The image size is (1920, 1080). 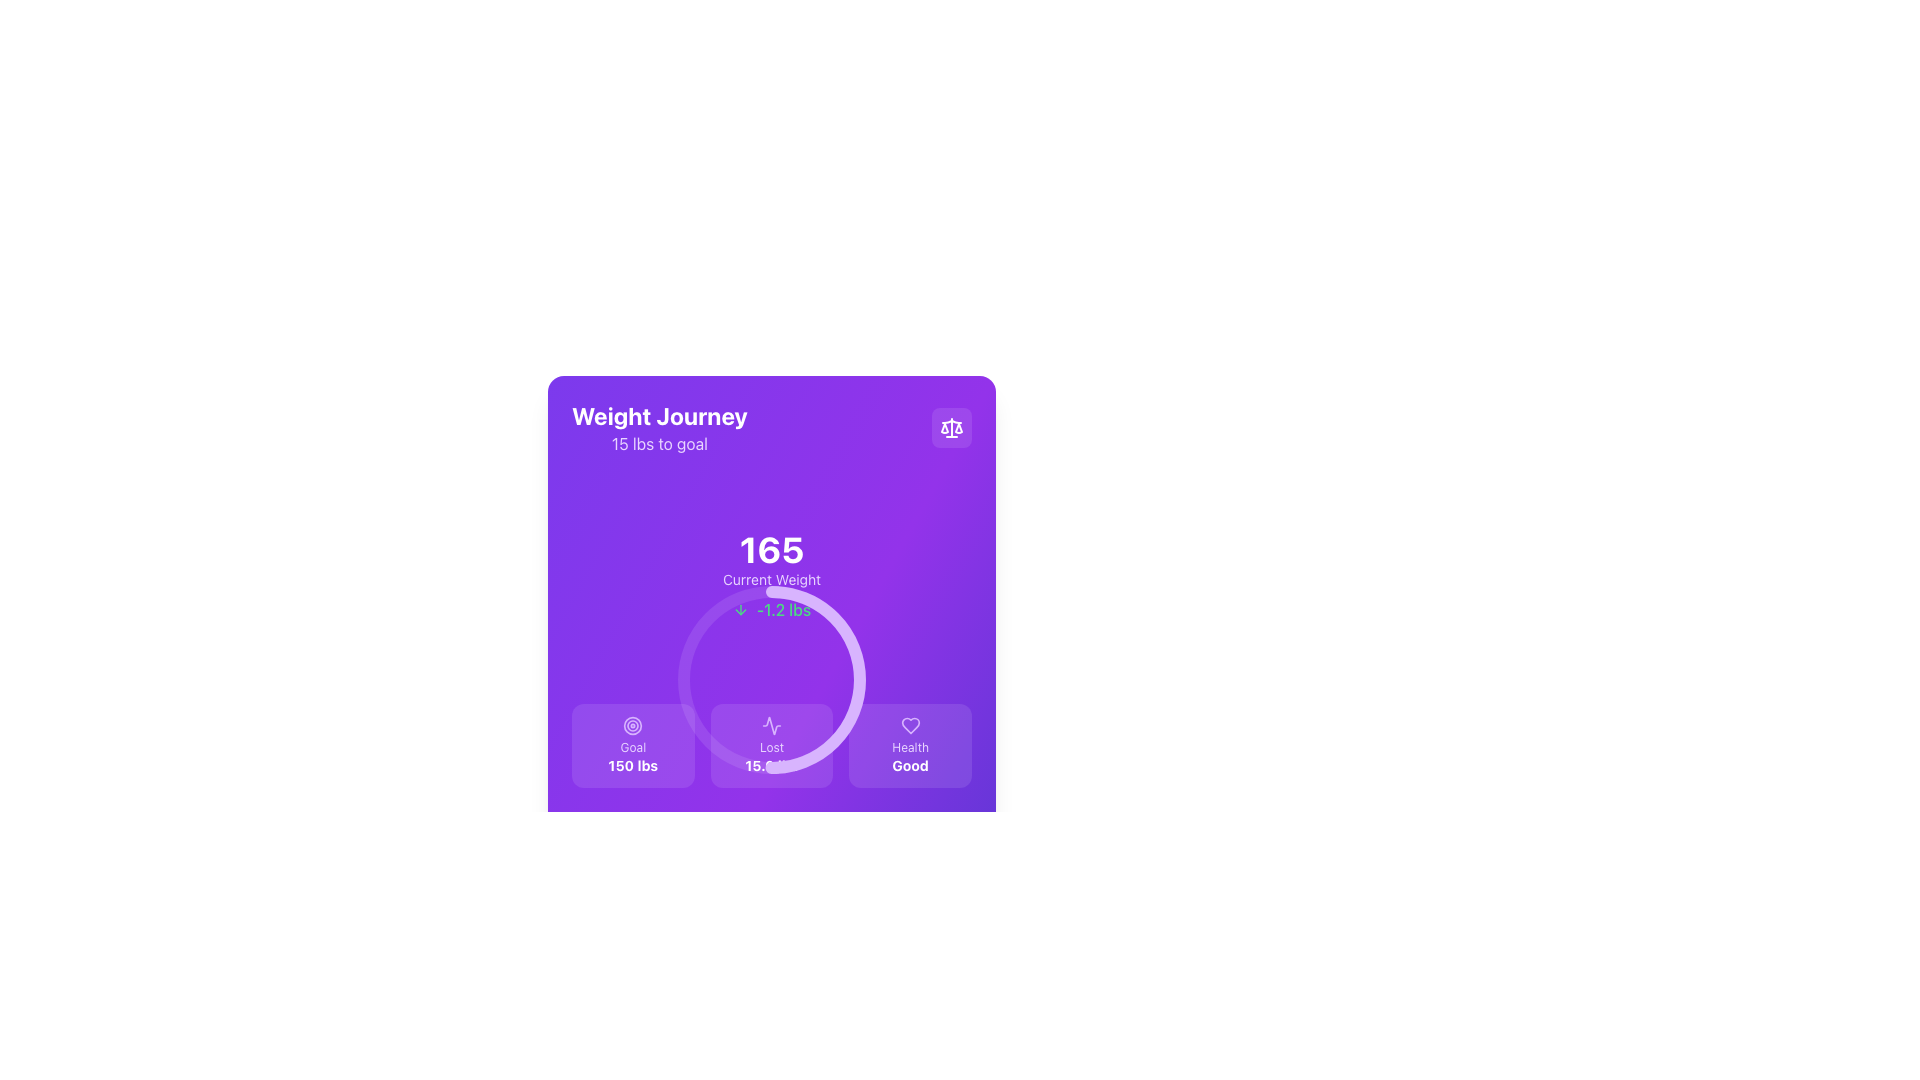 I want to click on the second graphical component of the icon located in the top-right region of the card-style layout, so click(x=958, y=427).